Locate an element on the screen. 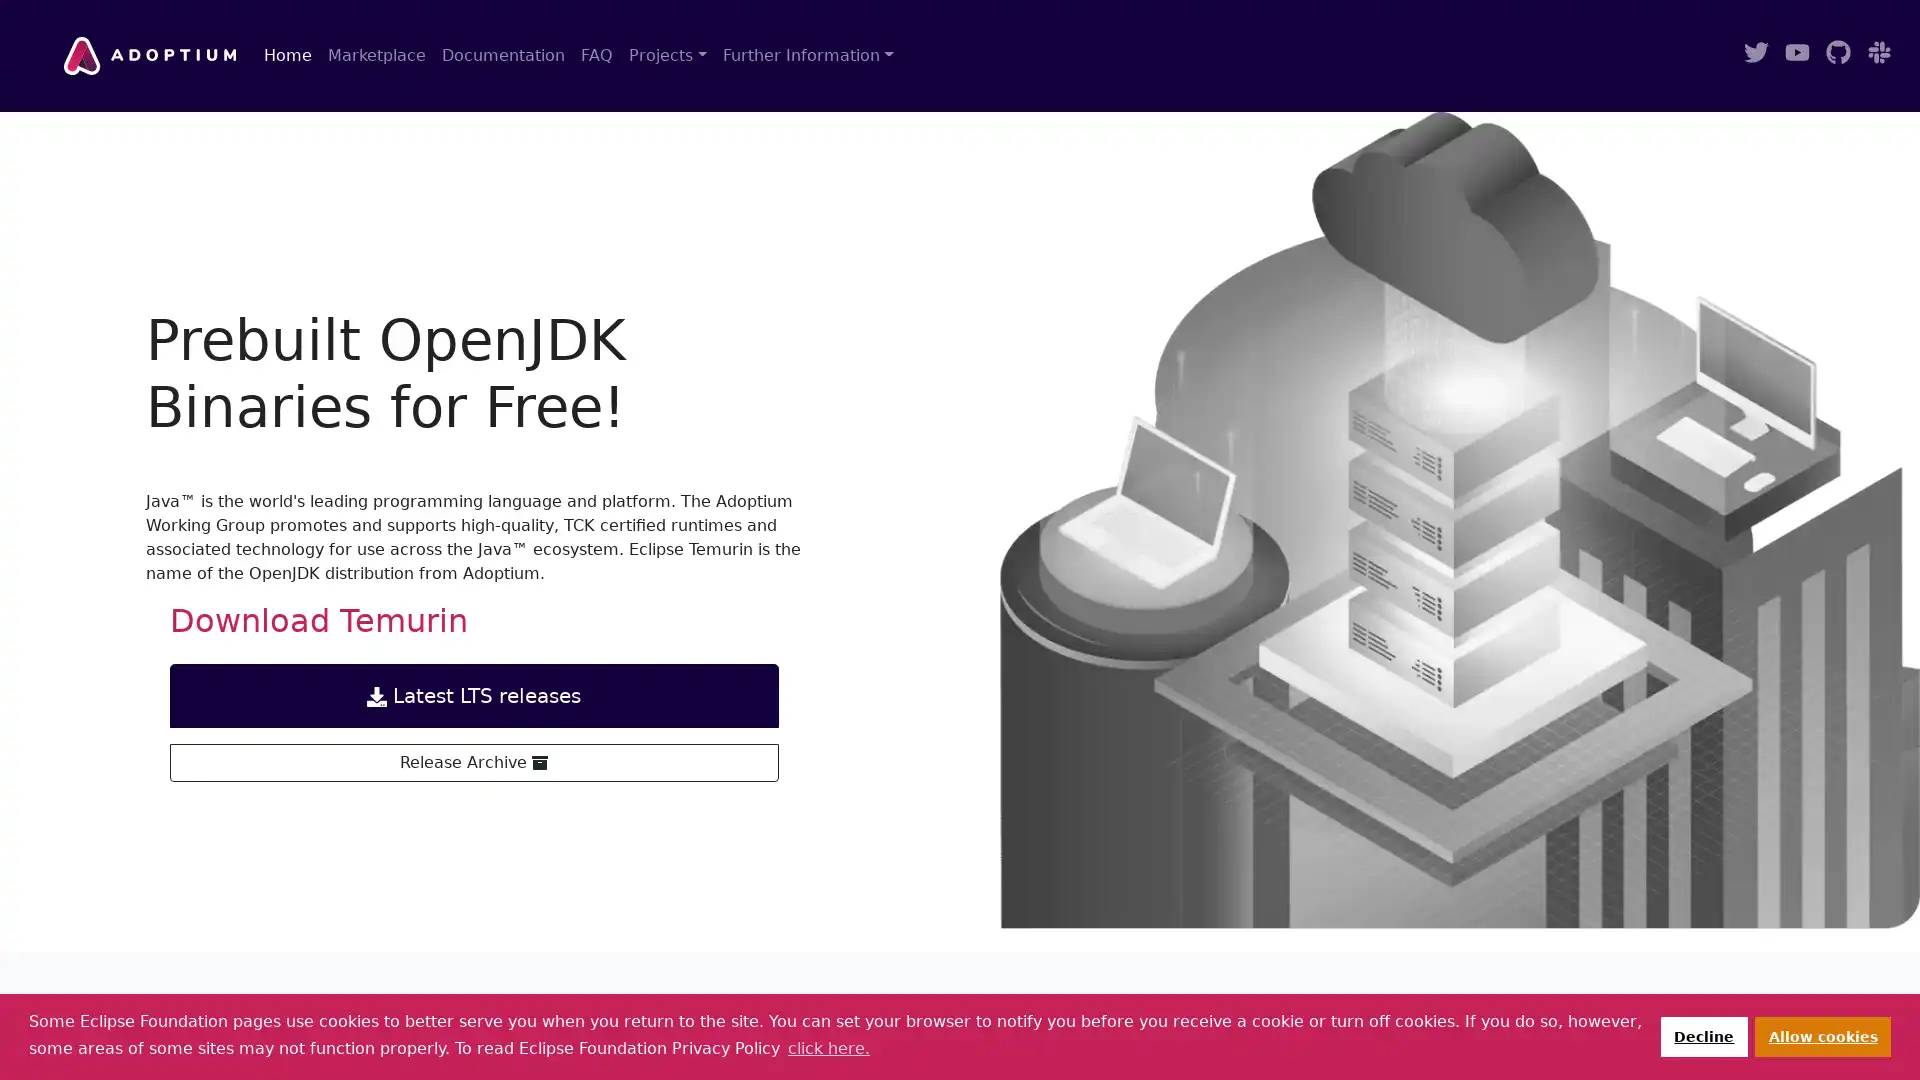  Further Information is located at coordinates (807, 55).